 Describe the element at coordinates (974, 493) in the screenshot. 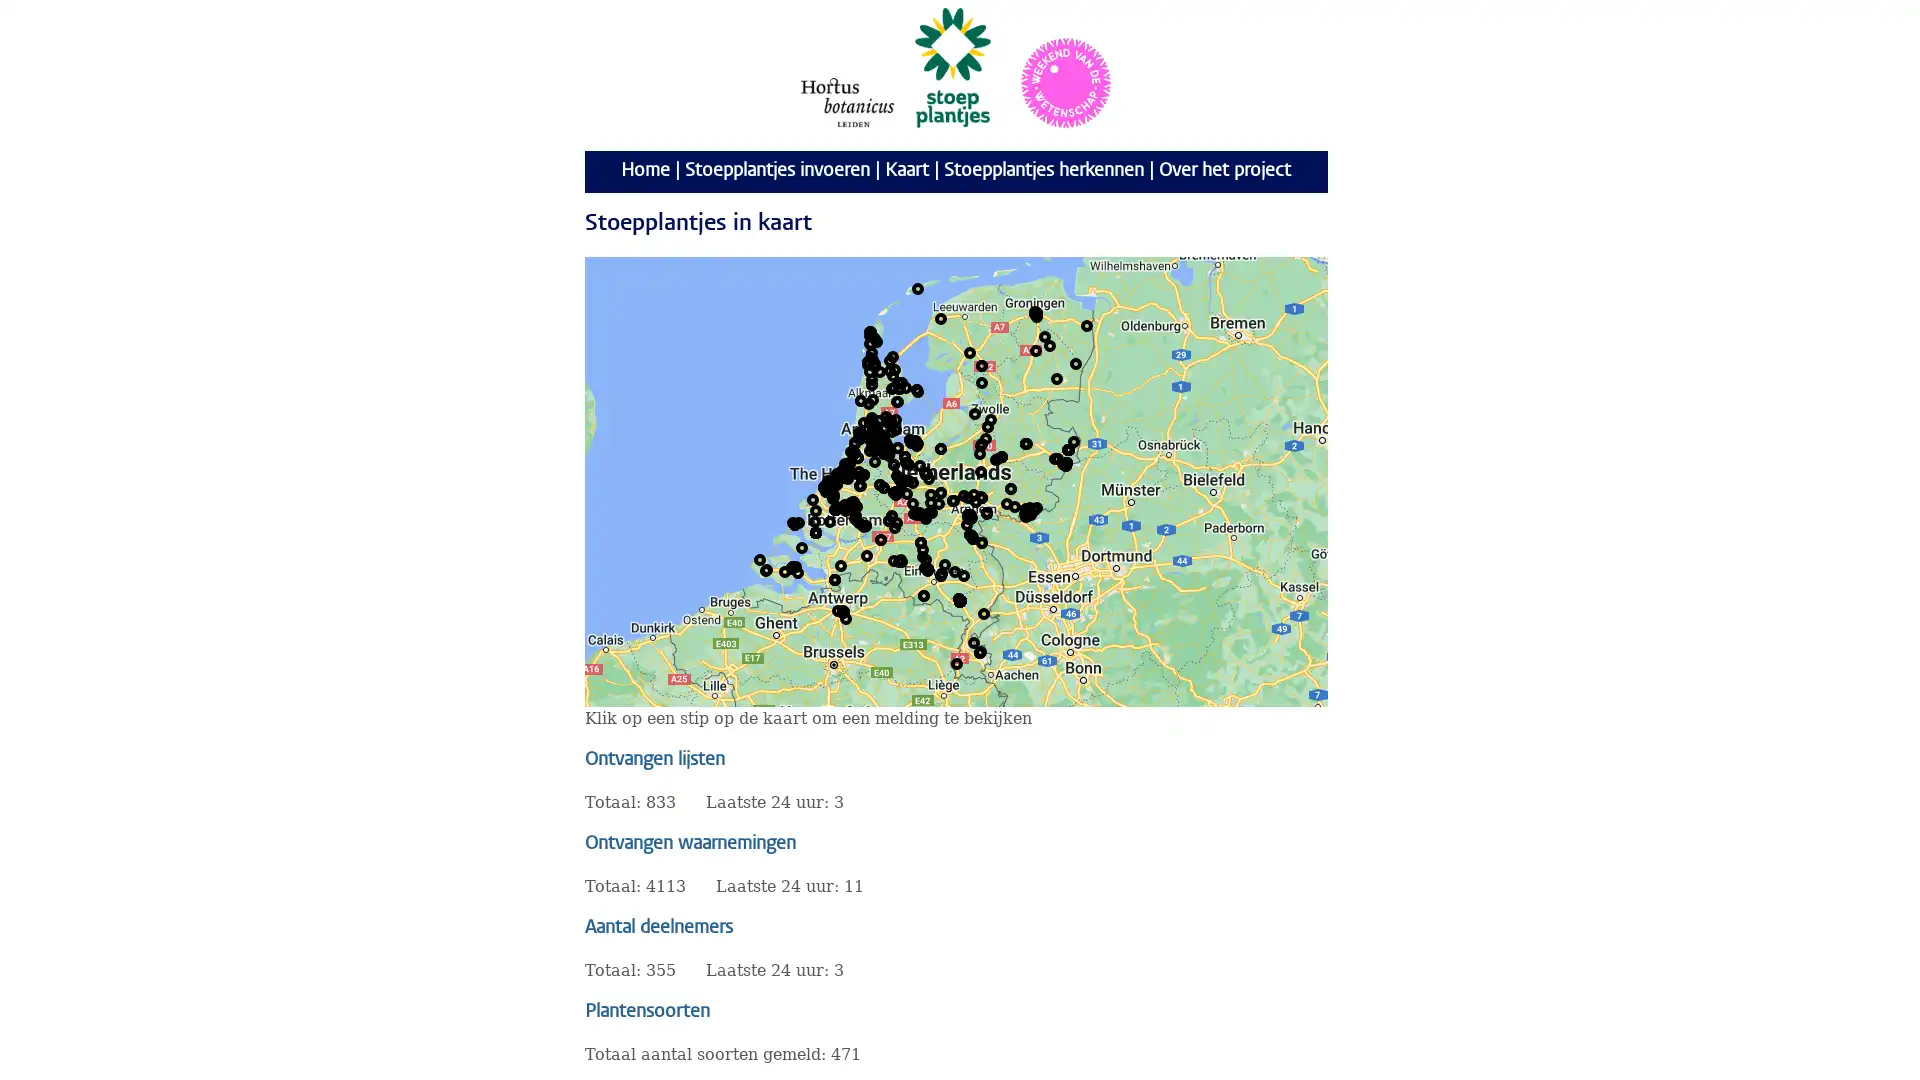

I see `Telling van BurgersZoo BuurtNatuur op 04 juni 2022` at that location.